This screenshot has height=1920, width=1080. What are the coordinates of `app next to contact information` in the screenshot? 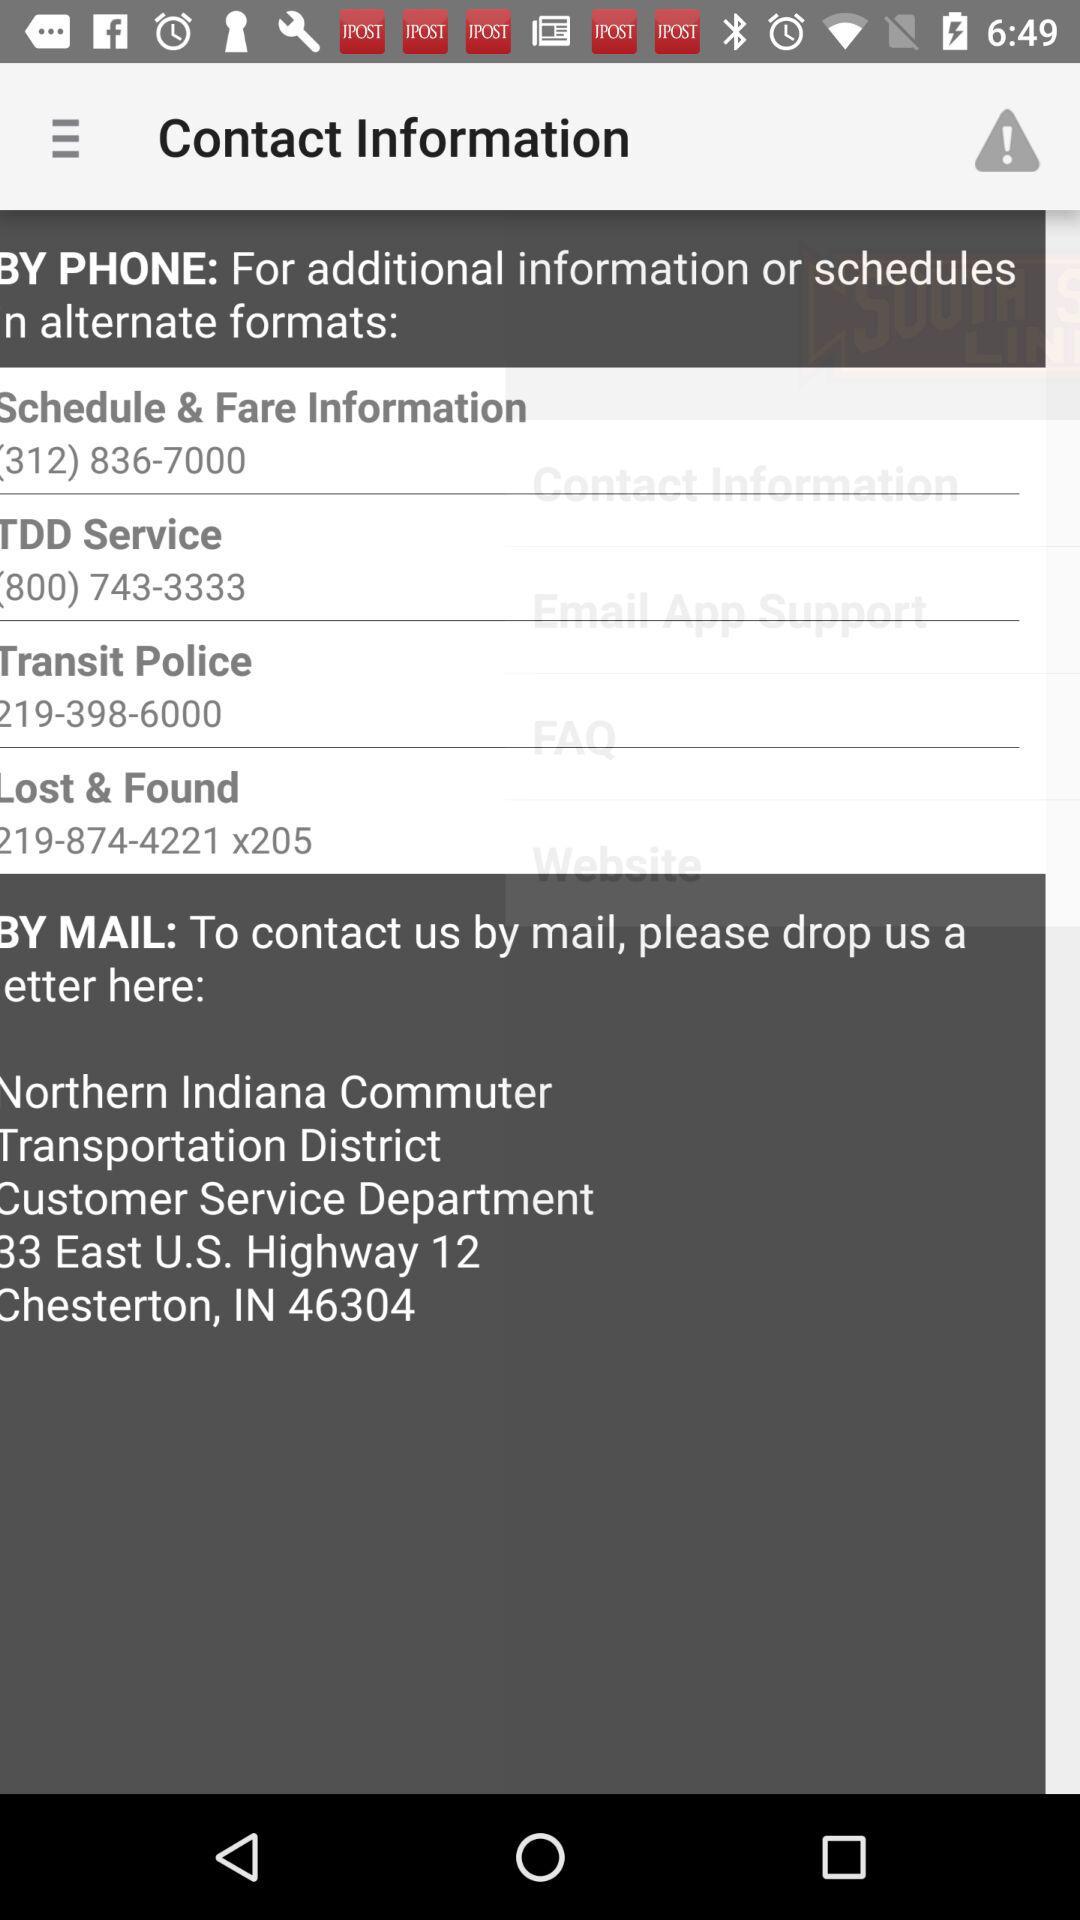 It's located at (1017, 135).